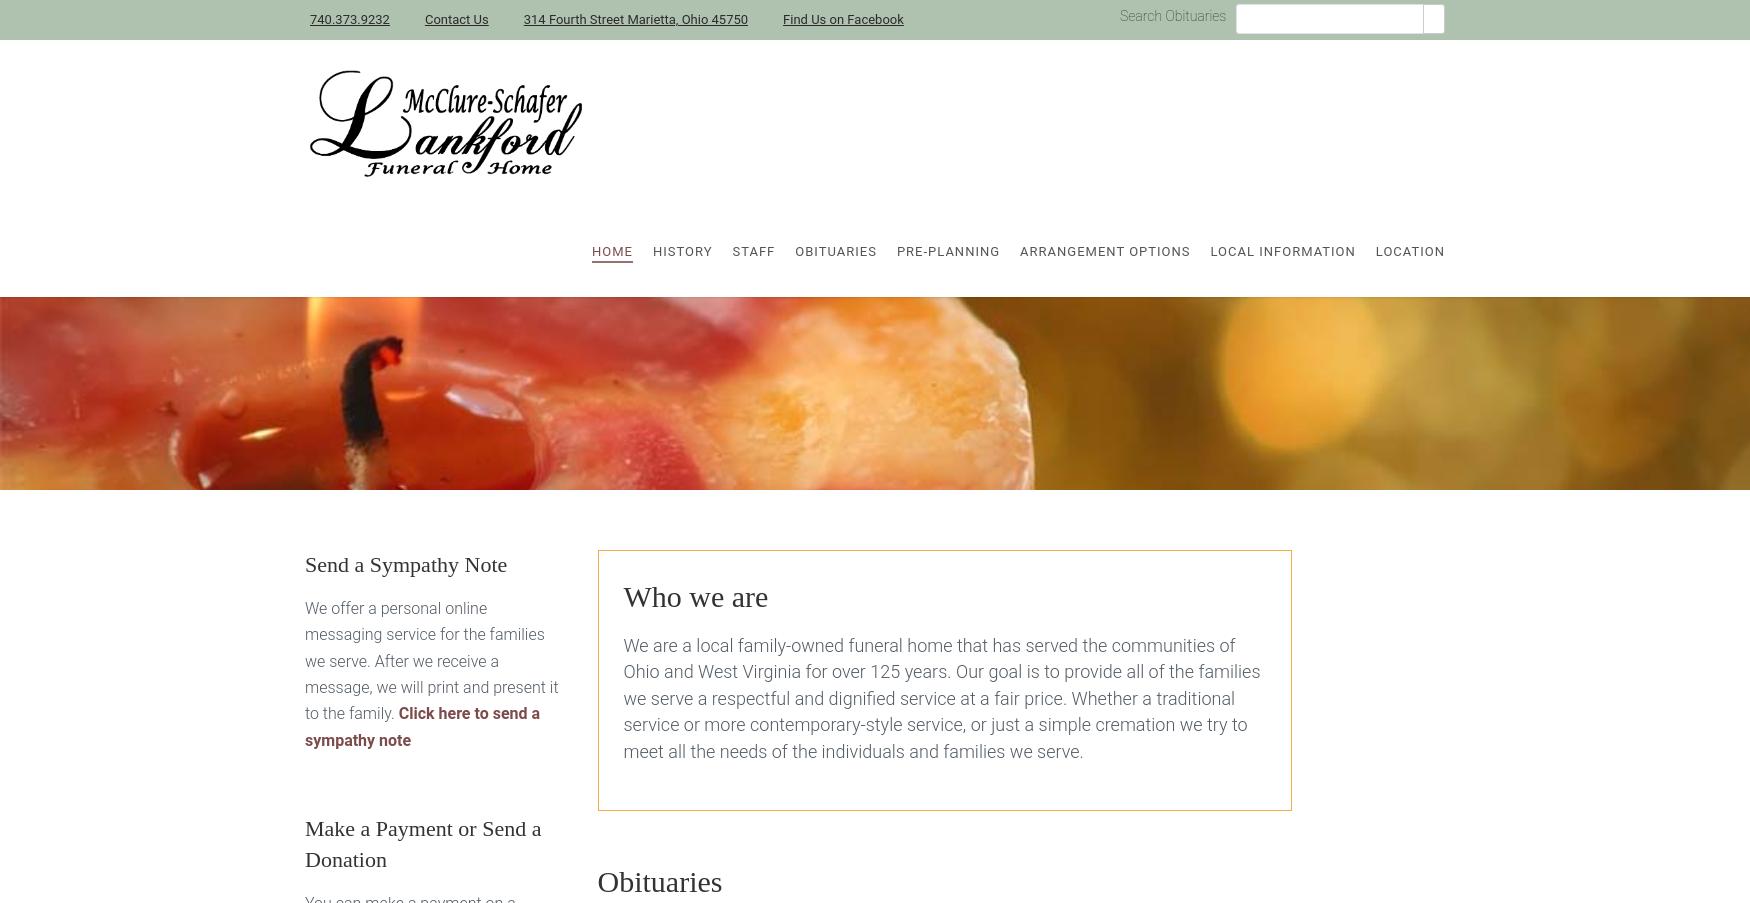 Image resolution: width=1750 pixels, height=903 pixels. I want to click on 'We offer a personal online messaging service for the families we serve. After we receive a message, we will print and present it to the family.', so click(430, 659).